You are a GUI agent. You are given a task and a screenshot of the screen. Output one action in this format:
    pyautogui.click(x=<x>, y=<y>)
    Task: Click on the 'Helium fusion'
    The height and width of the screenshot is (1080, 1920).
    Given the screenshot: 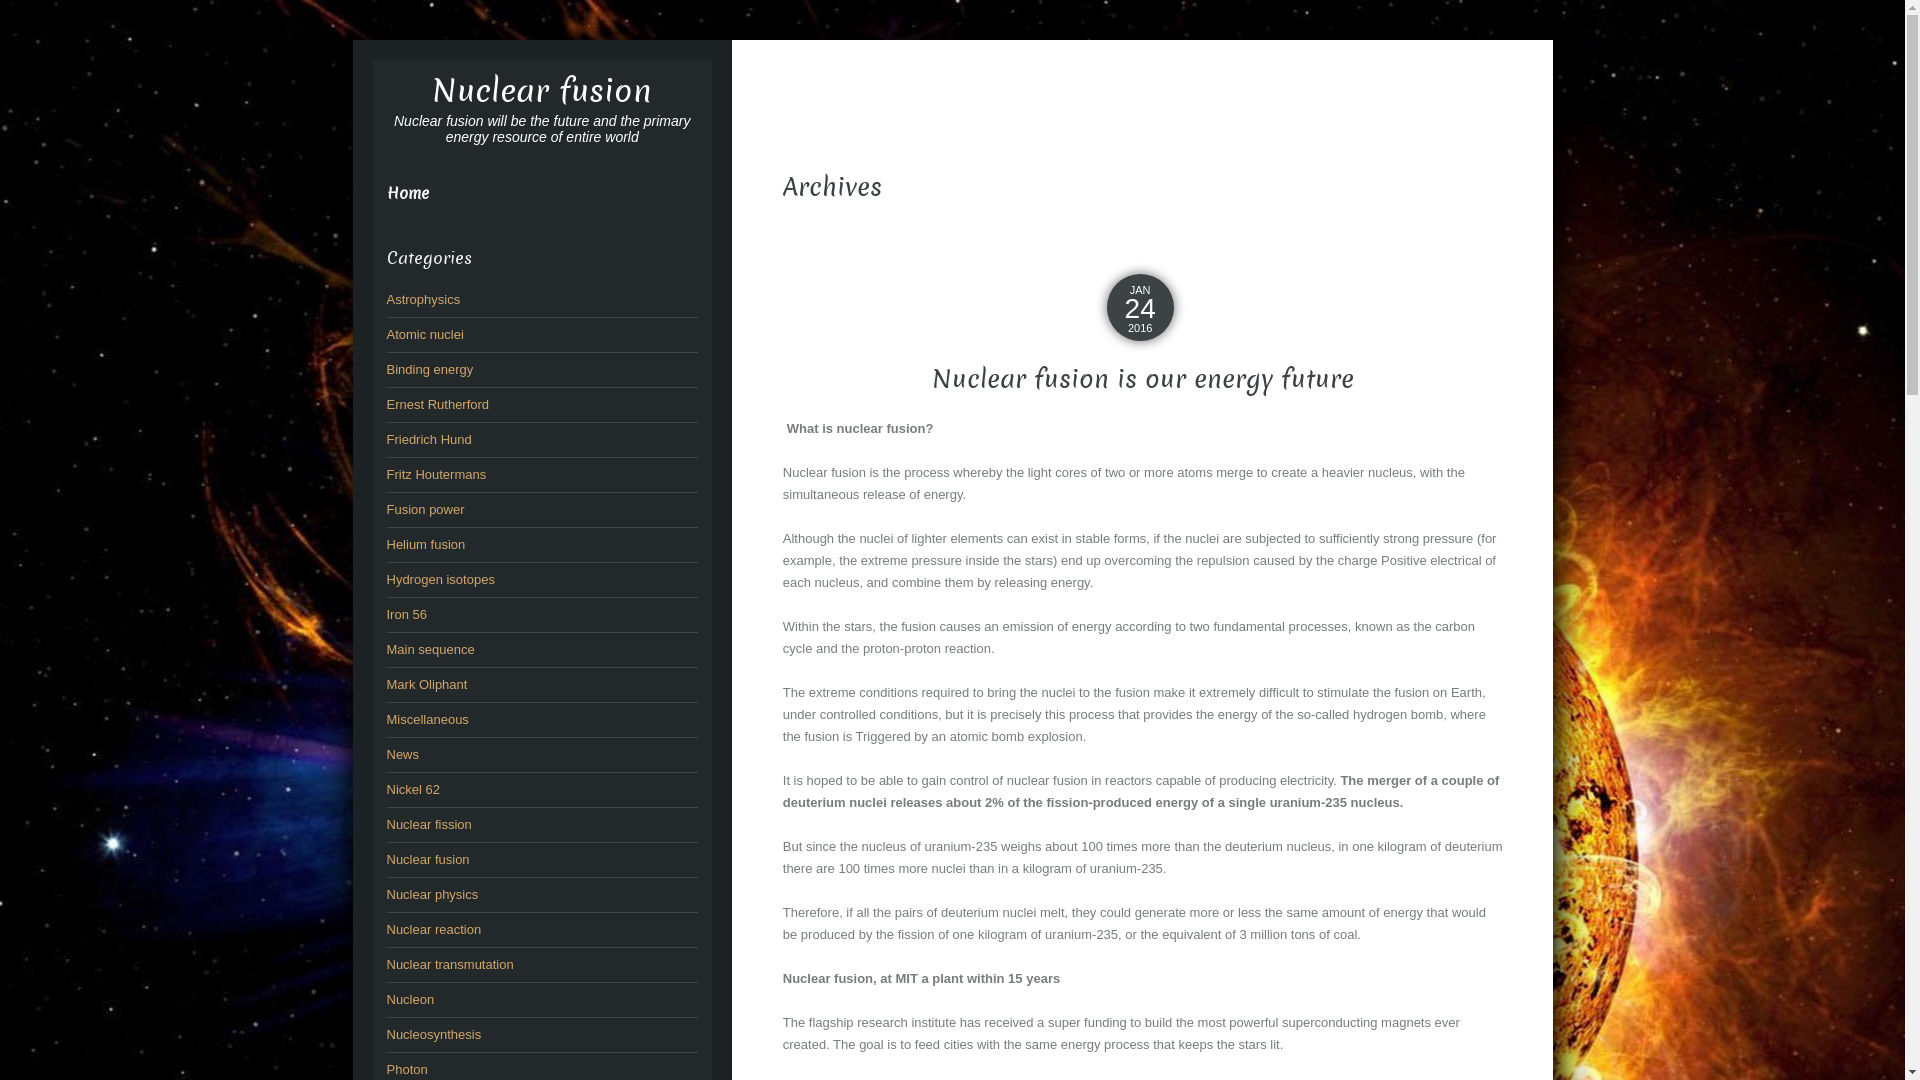 What is the action you would take?
    pyautogui.click(x=424, y=544)
    